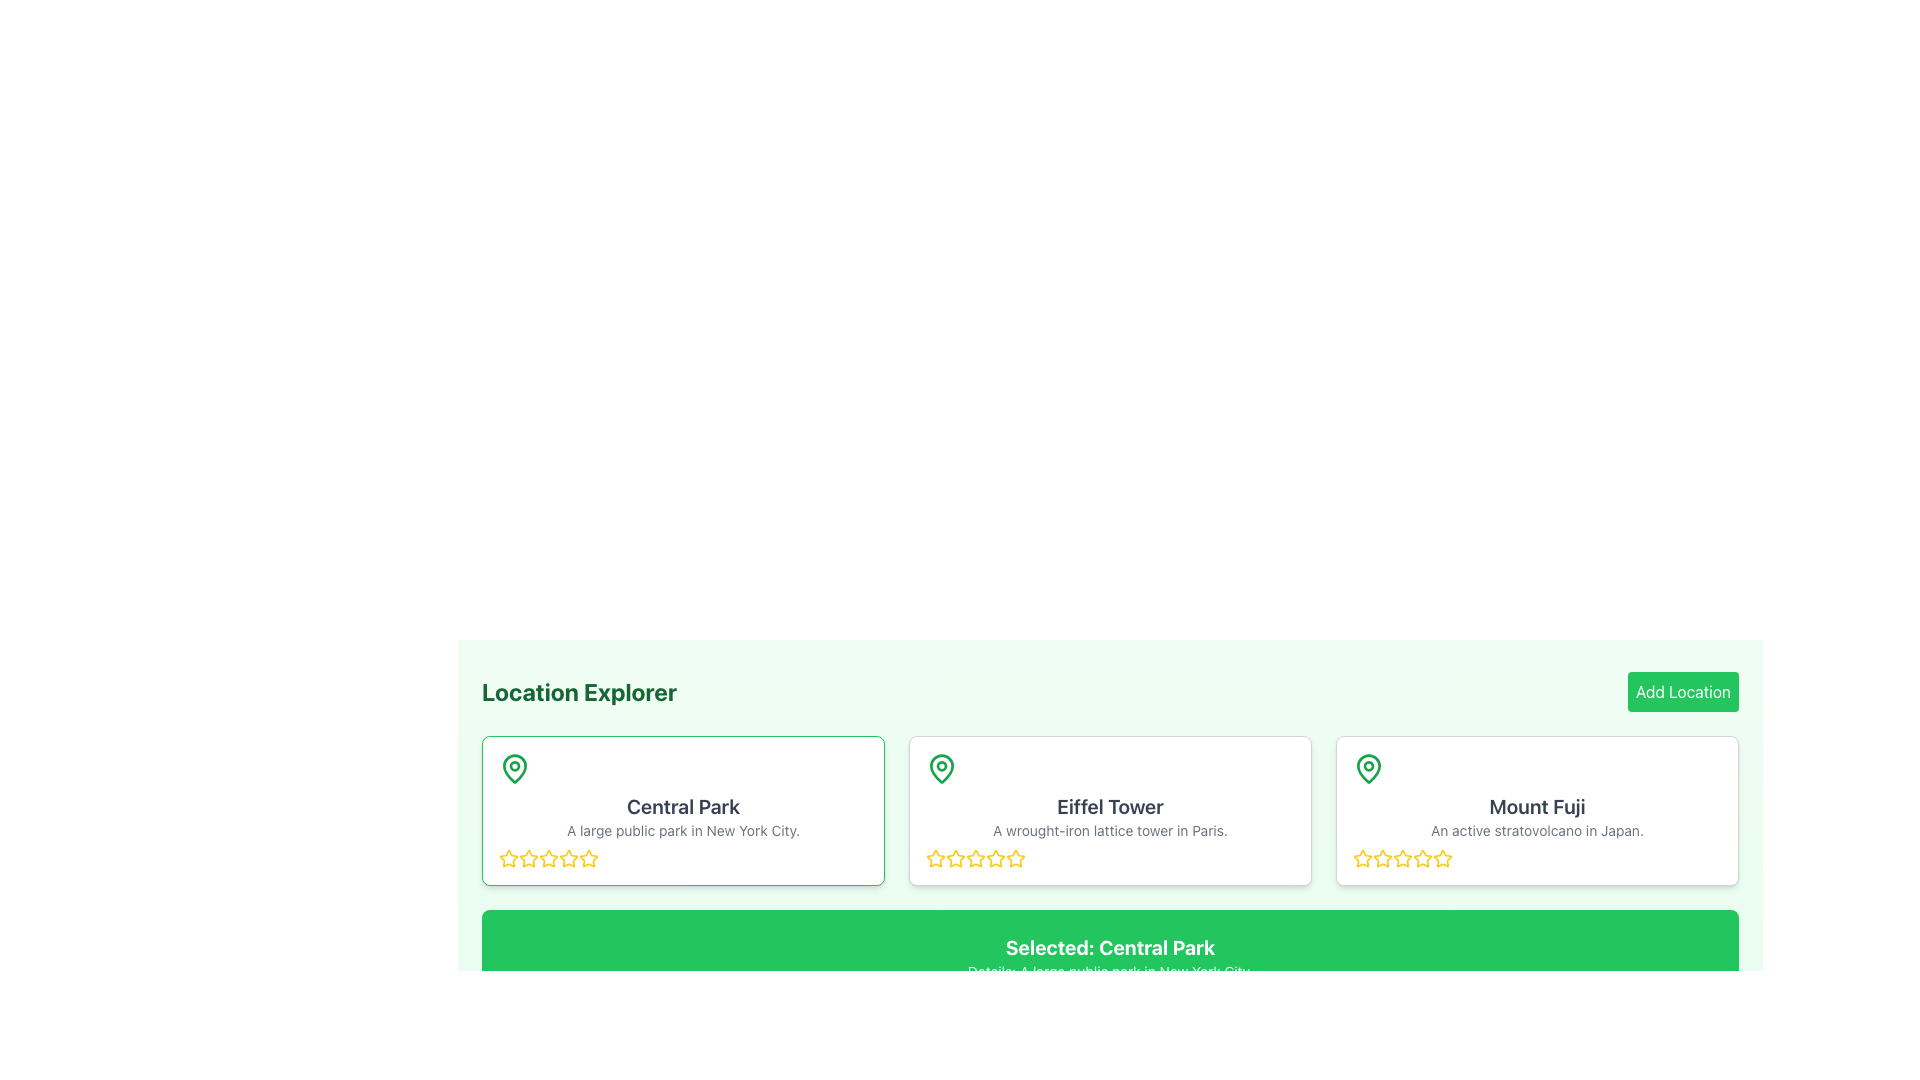 Image resolution: width=1920 pixels, height=1080 pixels. Describe the element at coordinates (514, 767) in the screenshot. I see `the map pin icon representing 'Central Park', located at the upper-left corner of the card above the text content and ratings` at that location.